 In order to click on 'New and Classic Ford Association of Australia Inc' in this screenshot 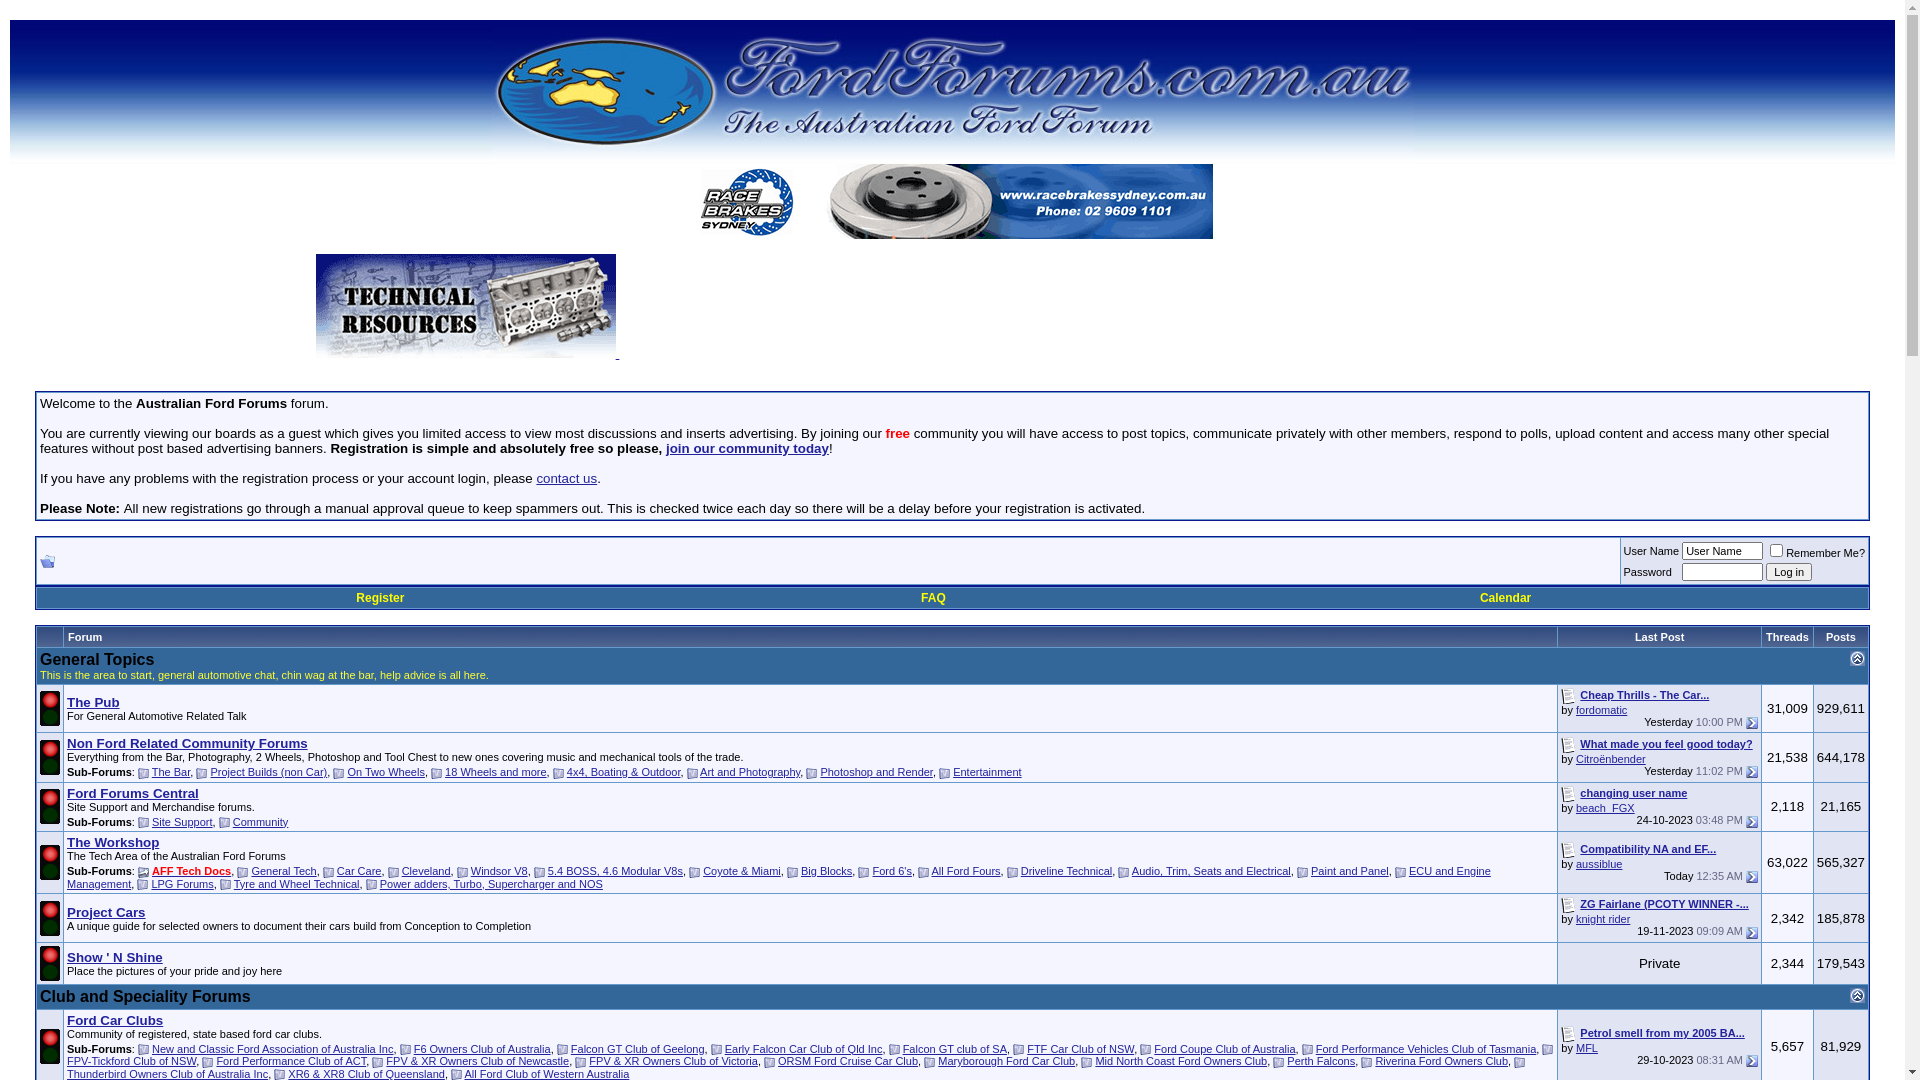, I will do `click(272, 1048)`.